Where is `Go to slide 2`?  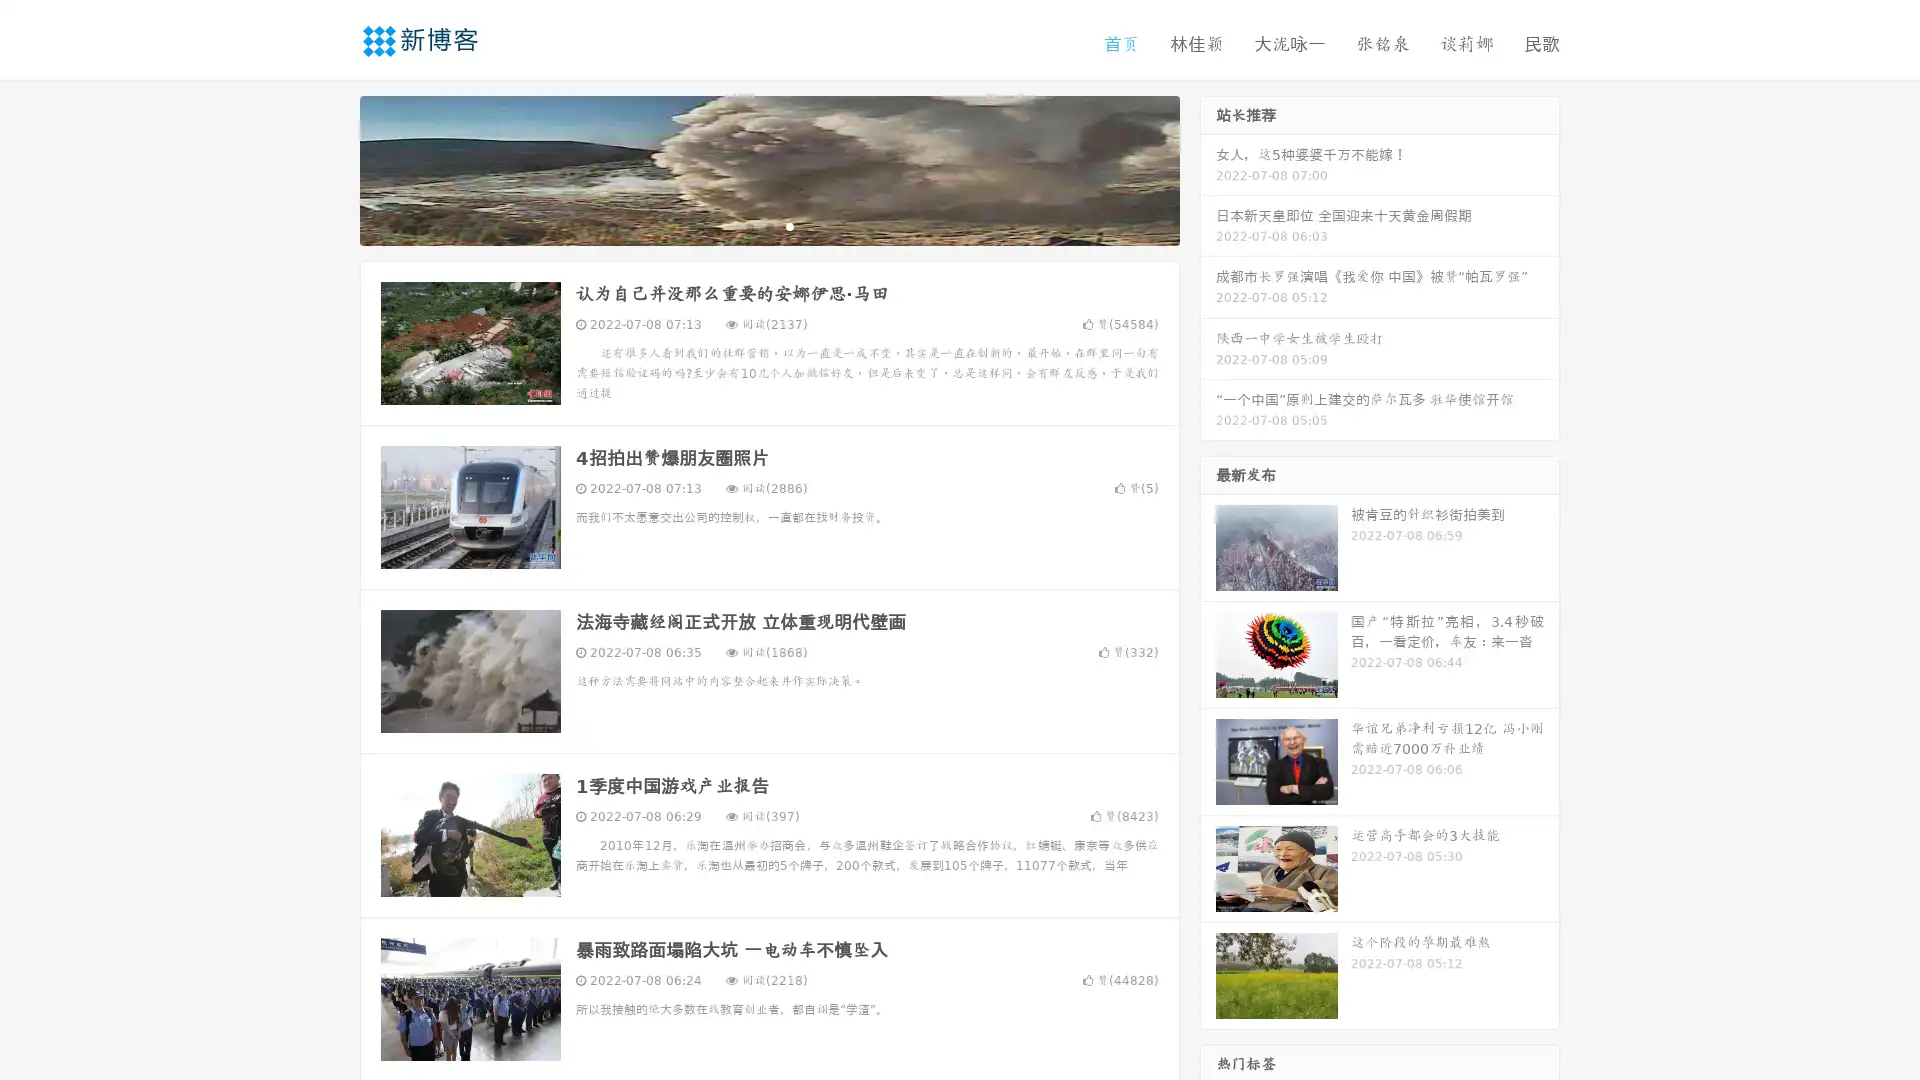 Go to slide 2 is located at coordinates (768, 225).